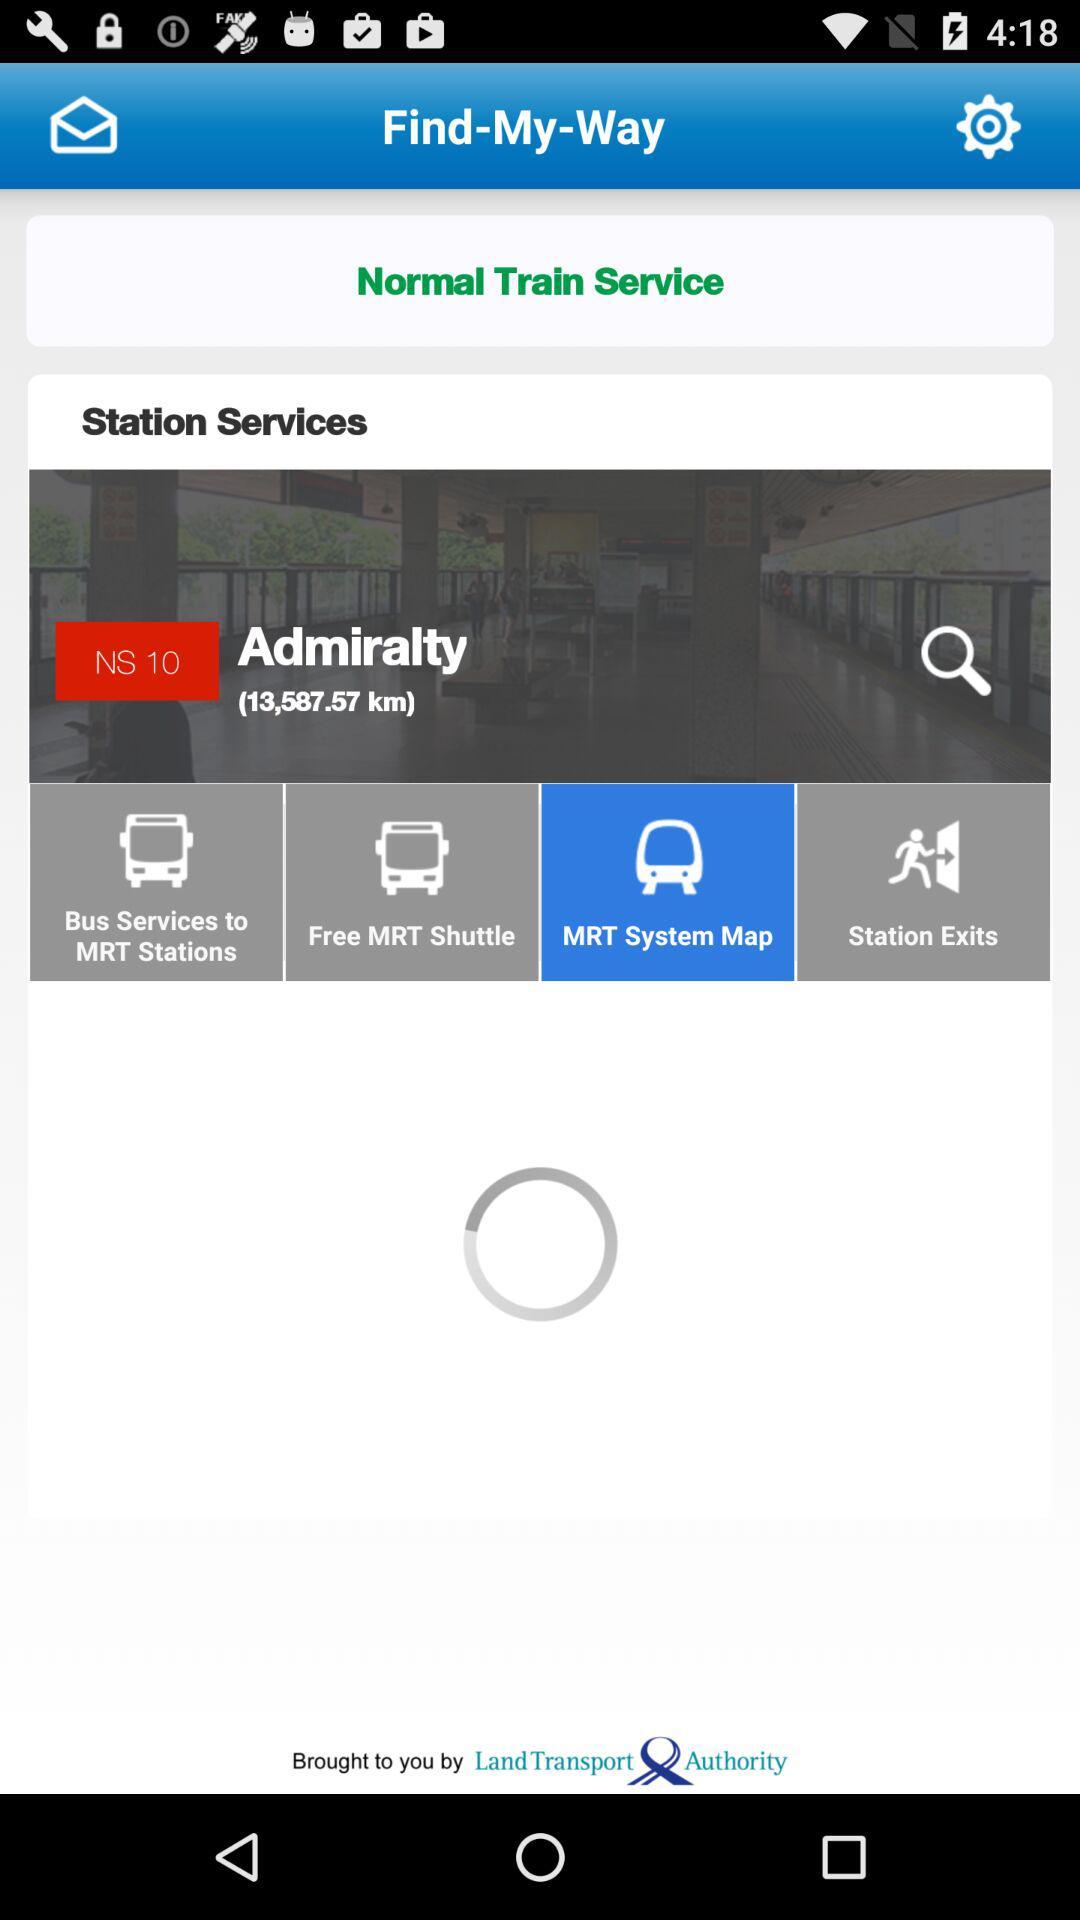 Image resolution: width=1080 pixels, height=1920 pixels. I want to click on app next to the find-my-way, so click(987, 124).